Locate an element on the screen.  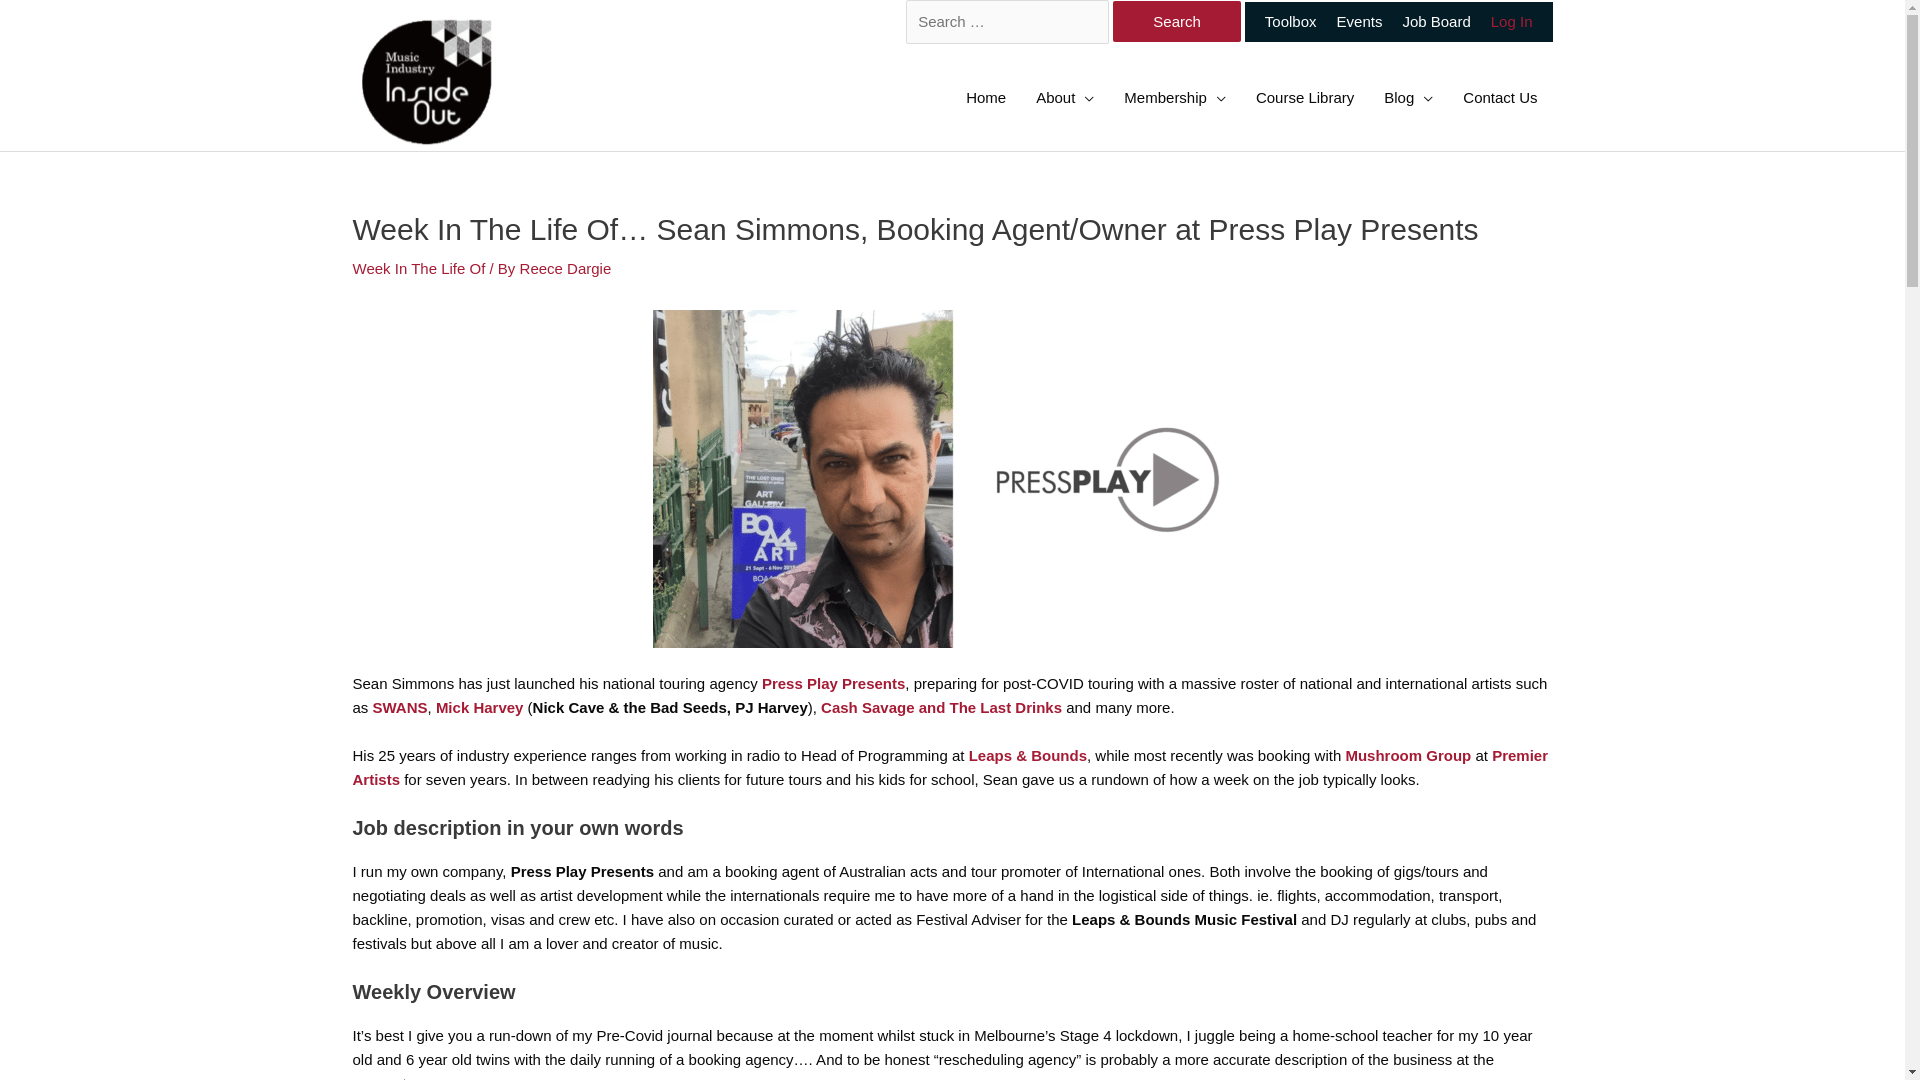
'Week In The Life Of' is located at coordinates (417, 267).